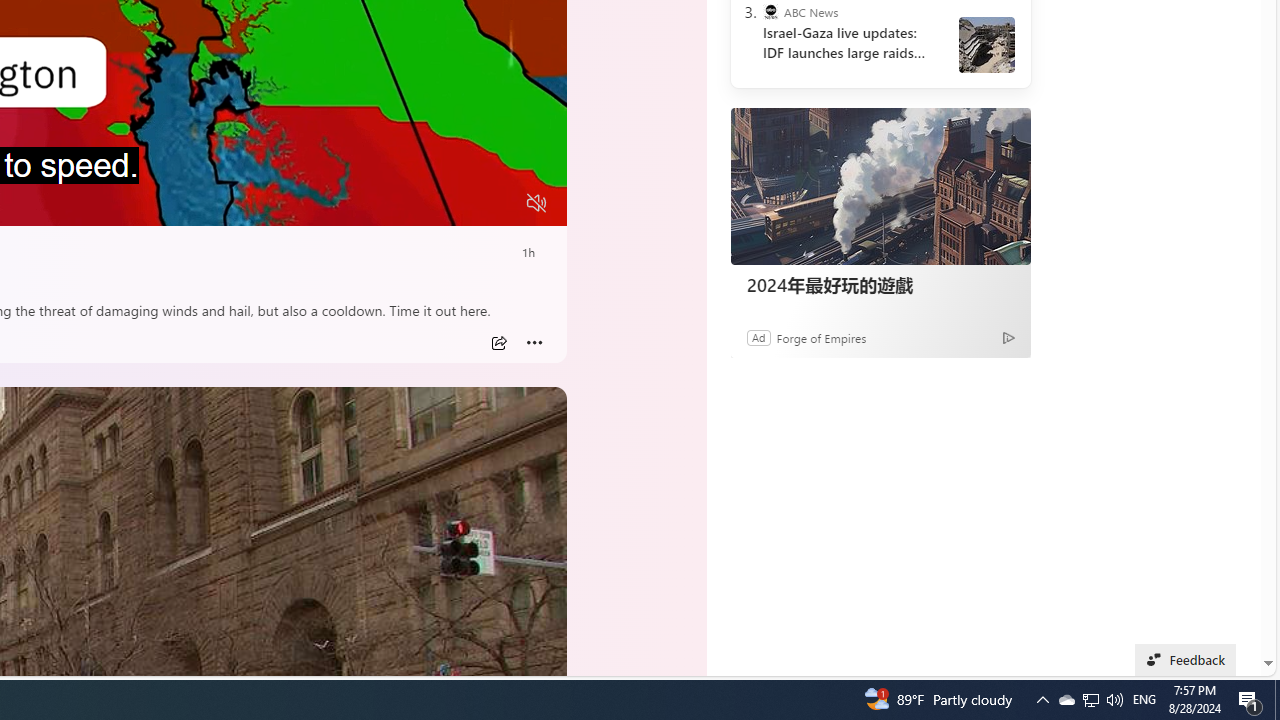 This screenshot has height=720, width=1280. What do you see at coordinates (769, 12) in the screenshot?
I see `'ABC News'` at bounding box center [769, 12].